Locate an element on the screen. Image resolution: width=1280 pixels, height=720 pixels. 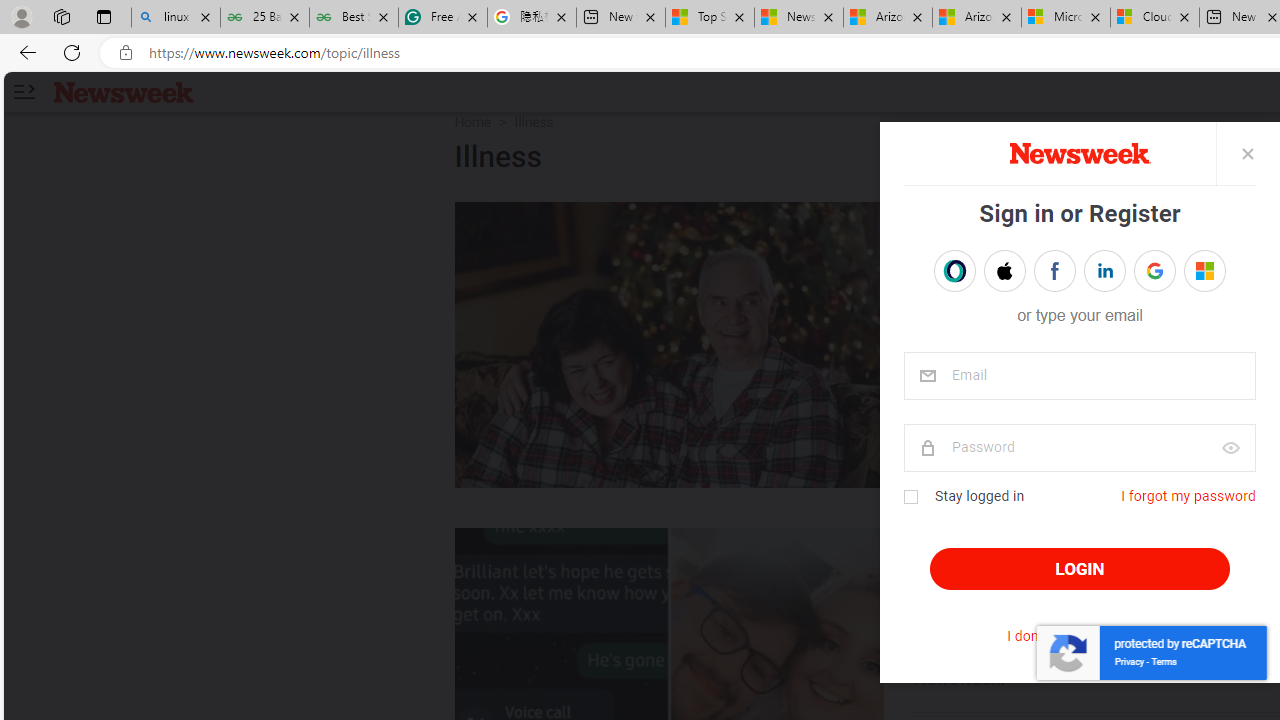
'email' is located at coordinates (1078, 376).